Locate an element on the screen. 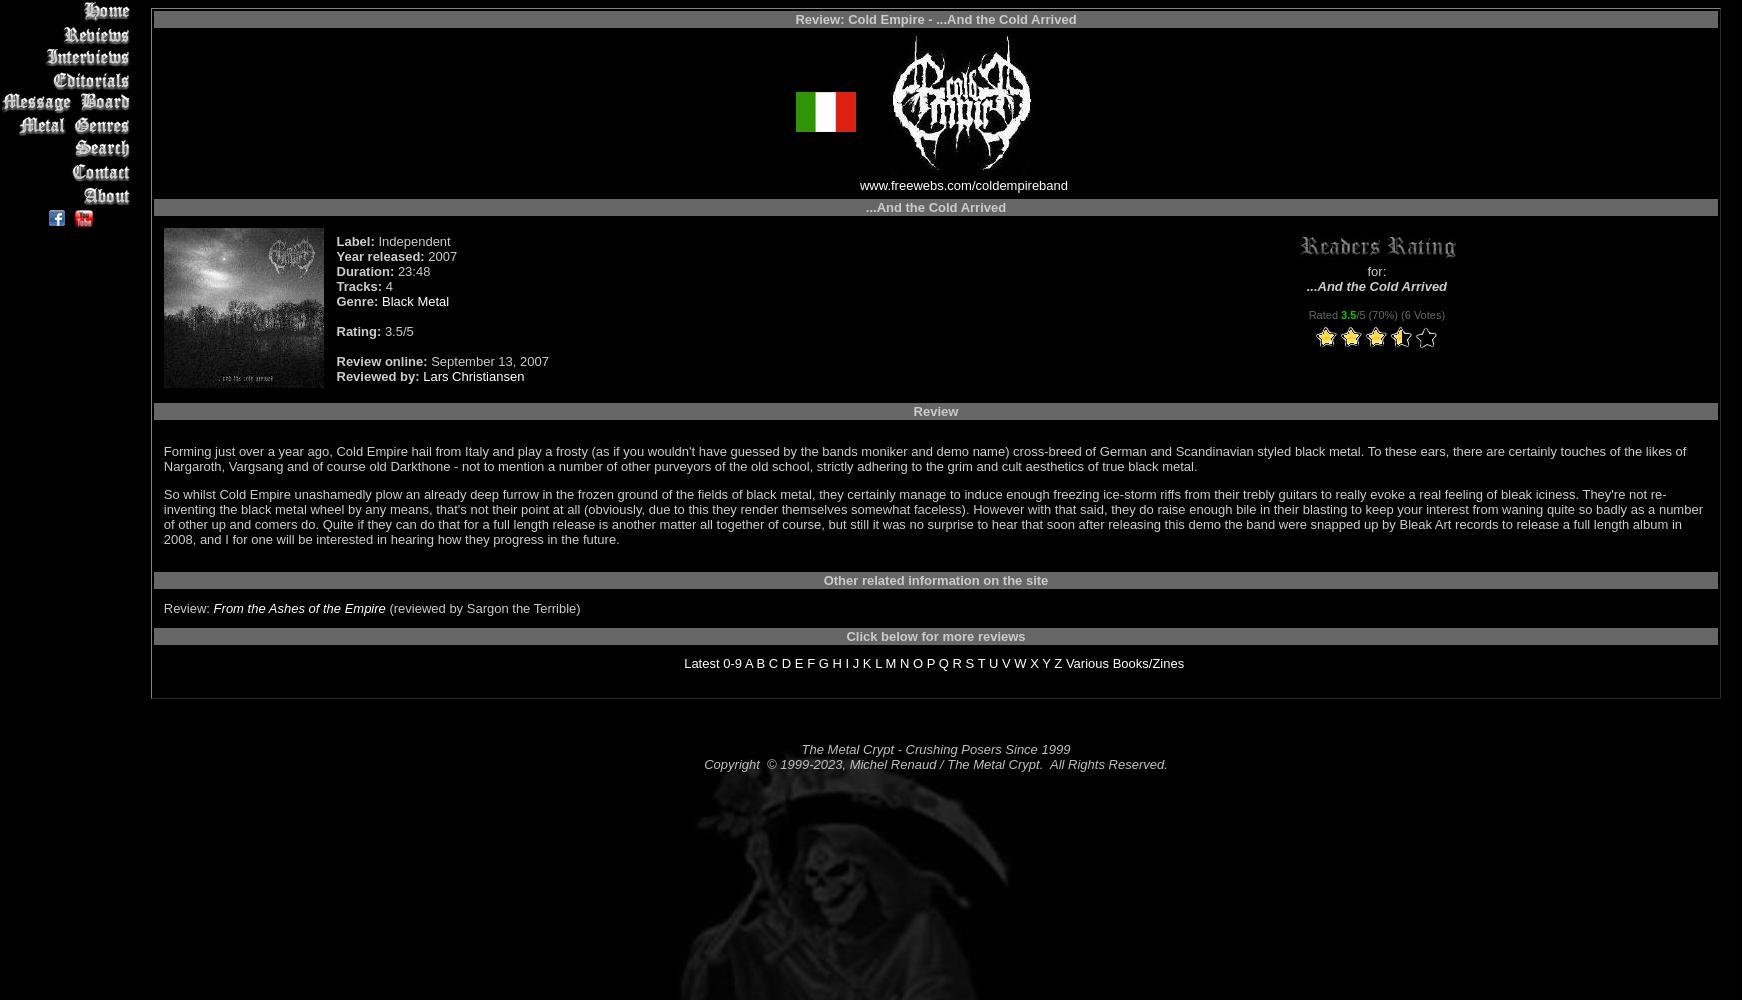 The width and height of the screenshot is (1742, 1000). 'September 13, 2007' is located at coordinates (487, 360).